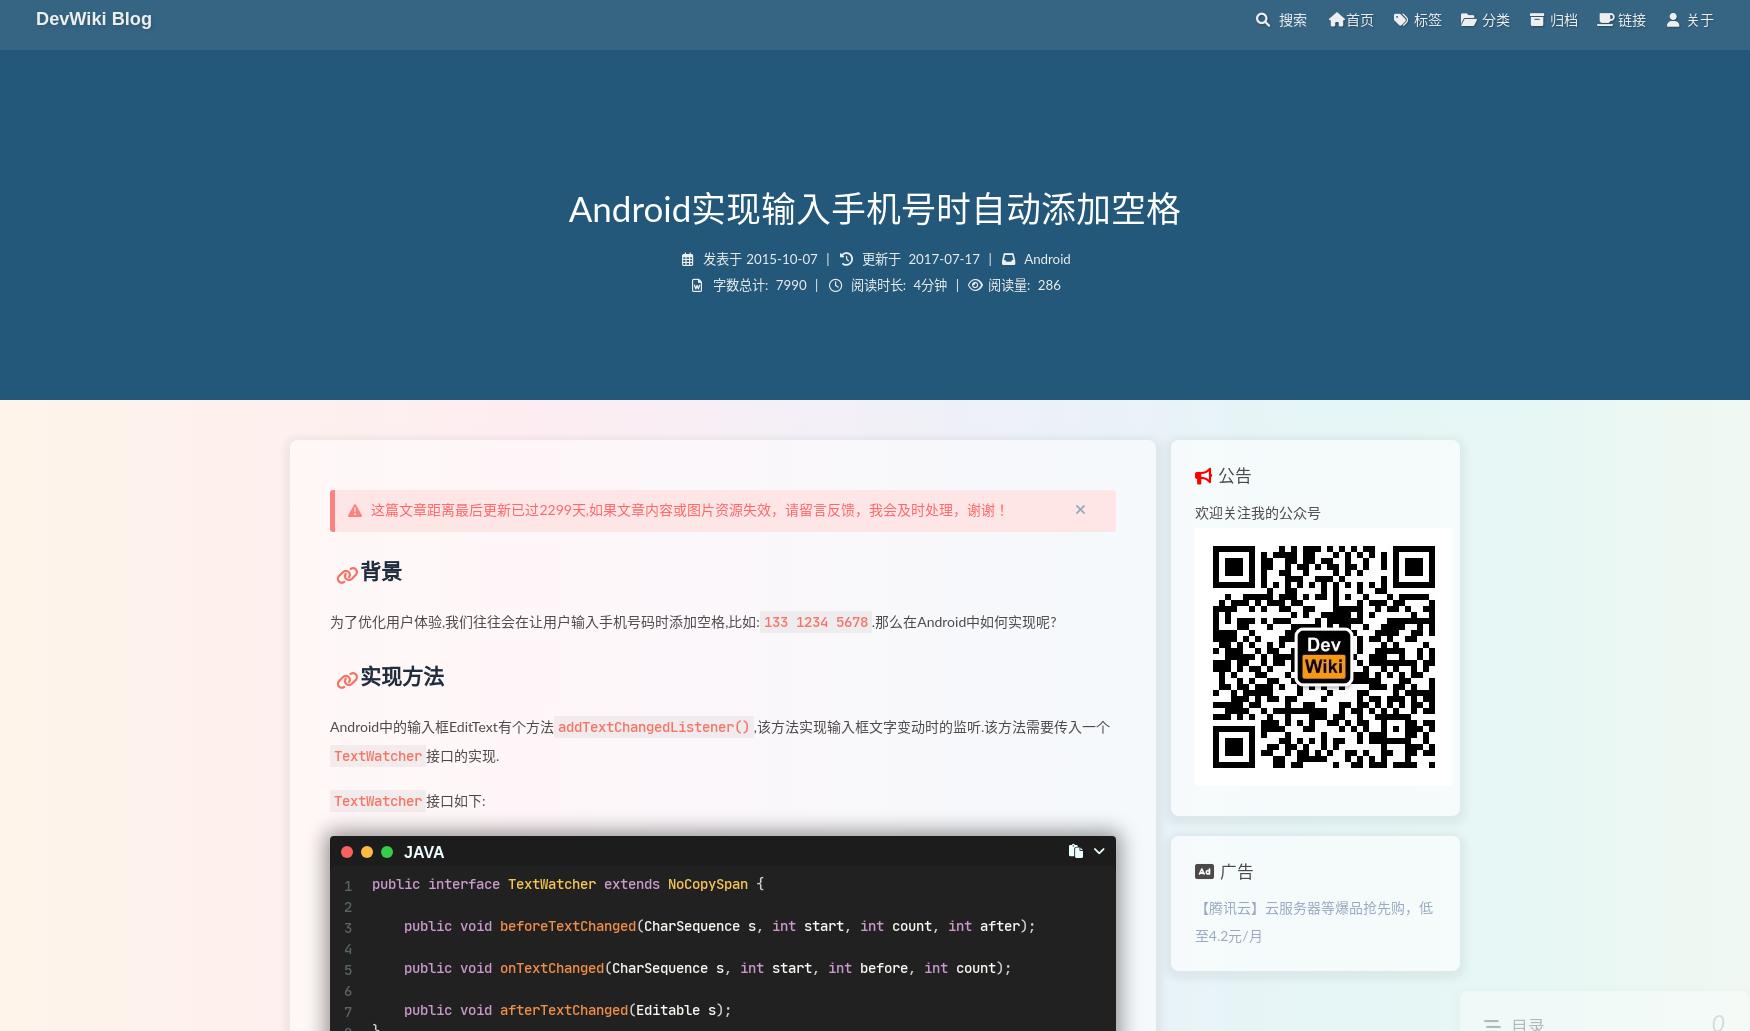  Describe the element at coordinates (963, 623) in the screenshot. I see `'.那么在Android中如何实现呢?'` at that location.